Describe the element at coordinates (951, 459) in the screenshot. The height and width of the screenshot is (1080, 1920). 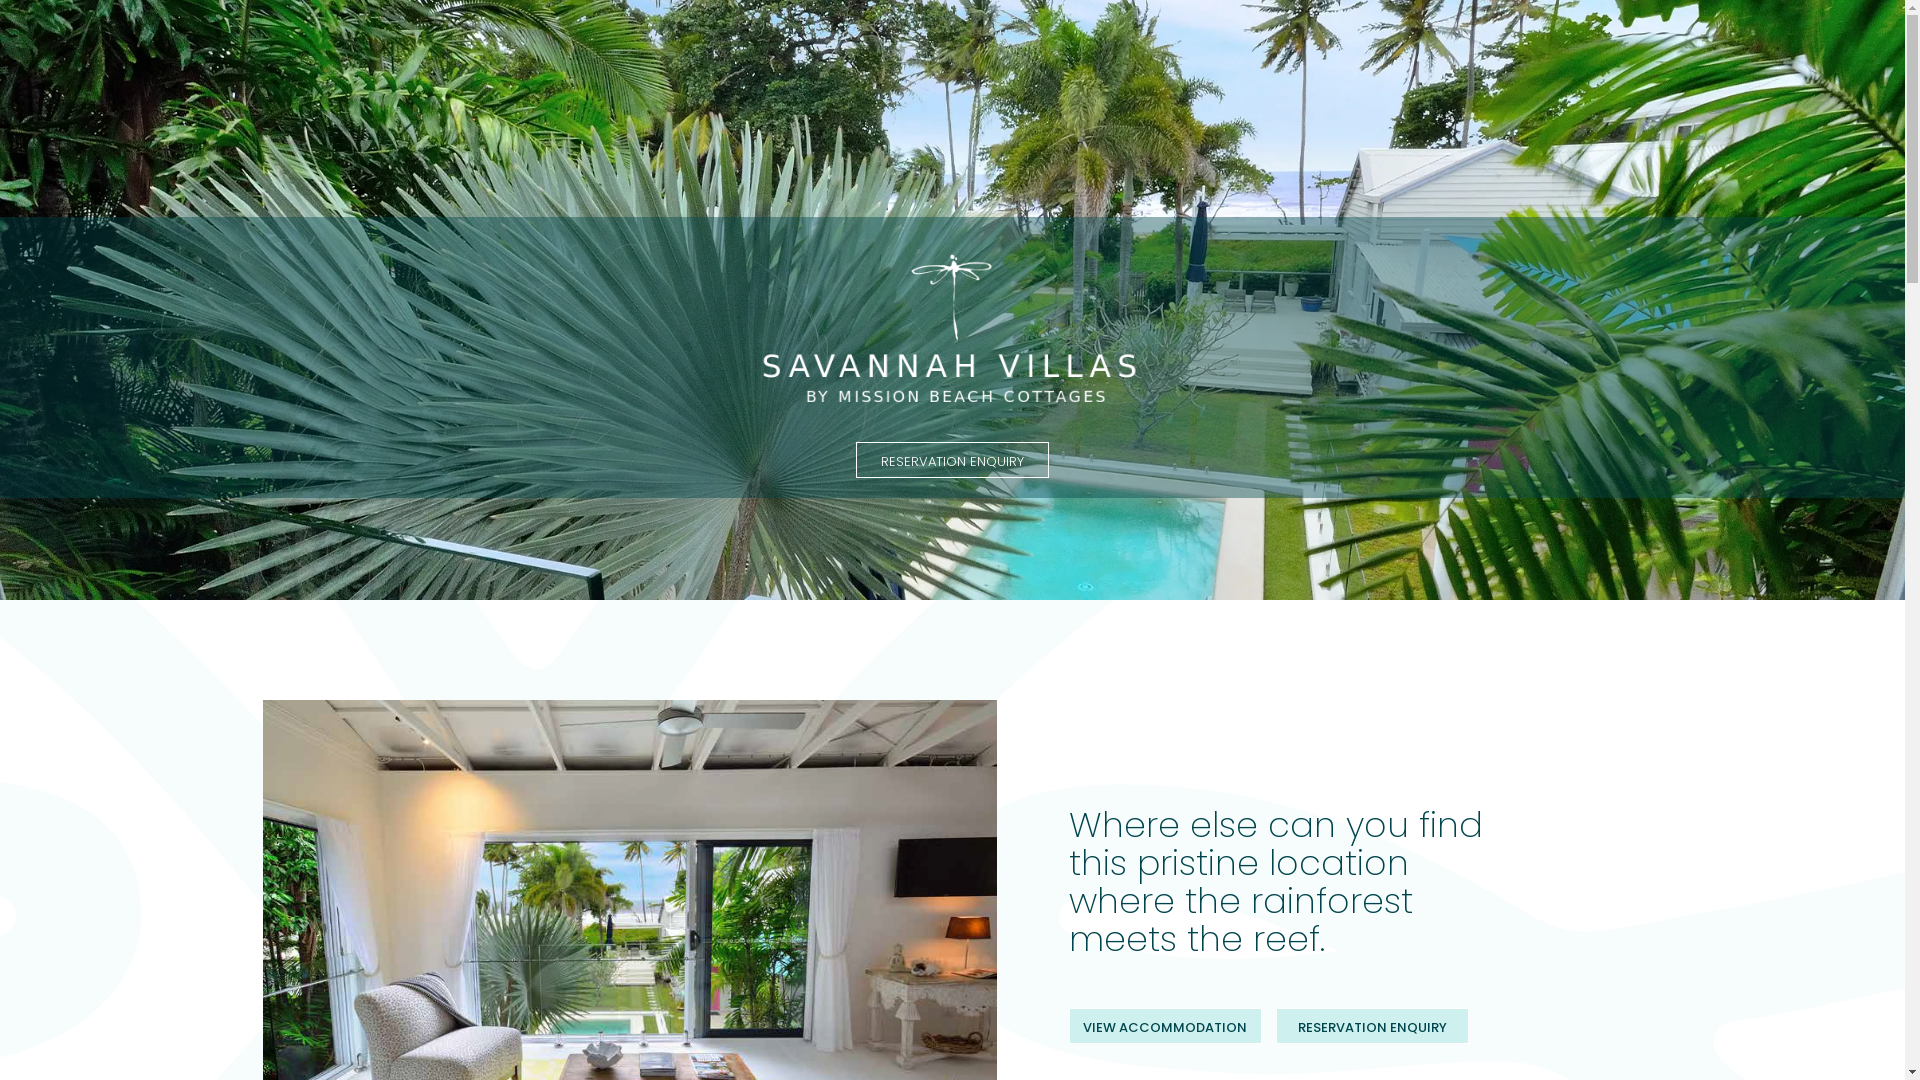
I see `'RESERVATION ENQUIRY'` at that location.